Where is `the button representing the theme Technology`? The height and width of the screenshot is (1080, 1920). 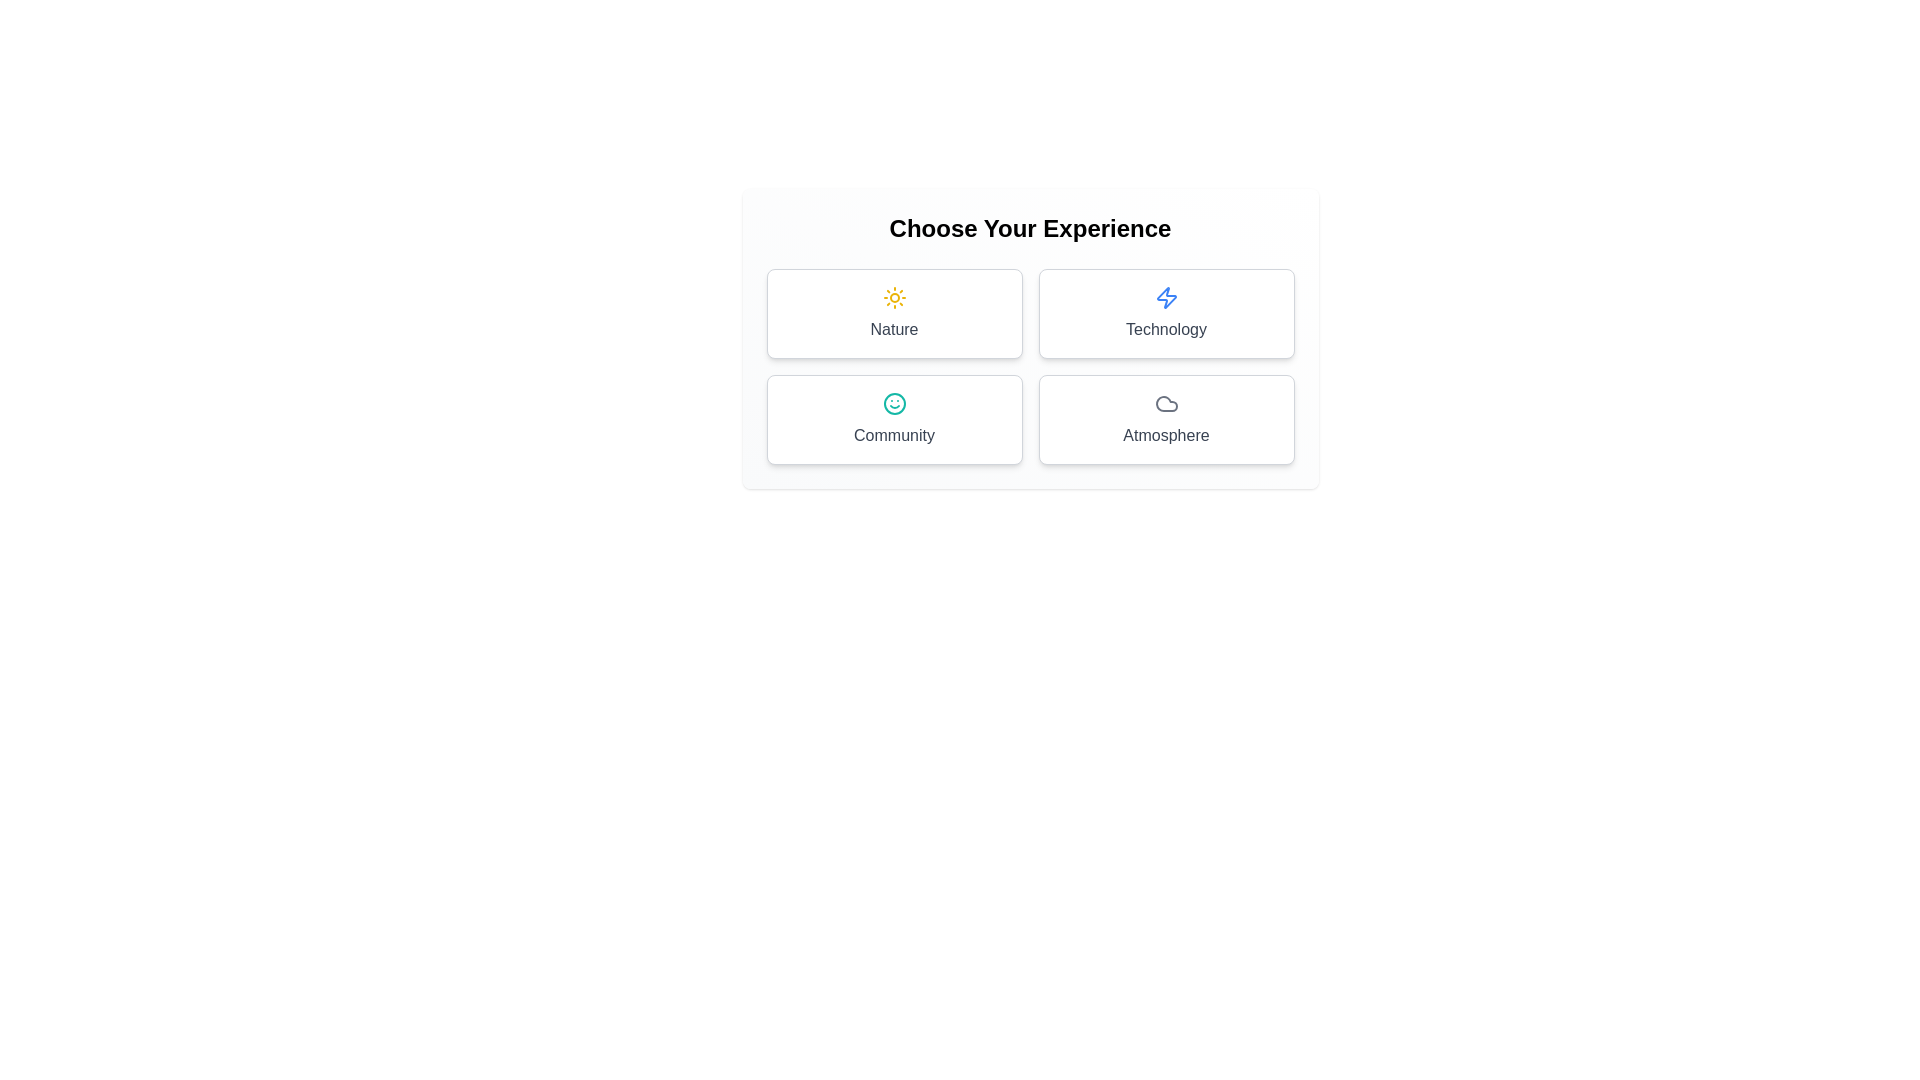
the button representing the theme Technology is located at coordinates (1166, 313).